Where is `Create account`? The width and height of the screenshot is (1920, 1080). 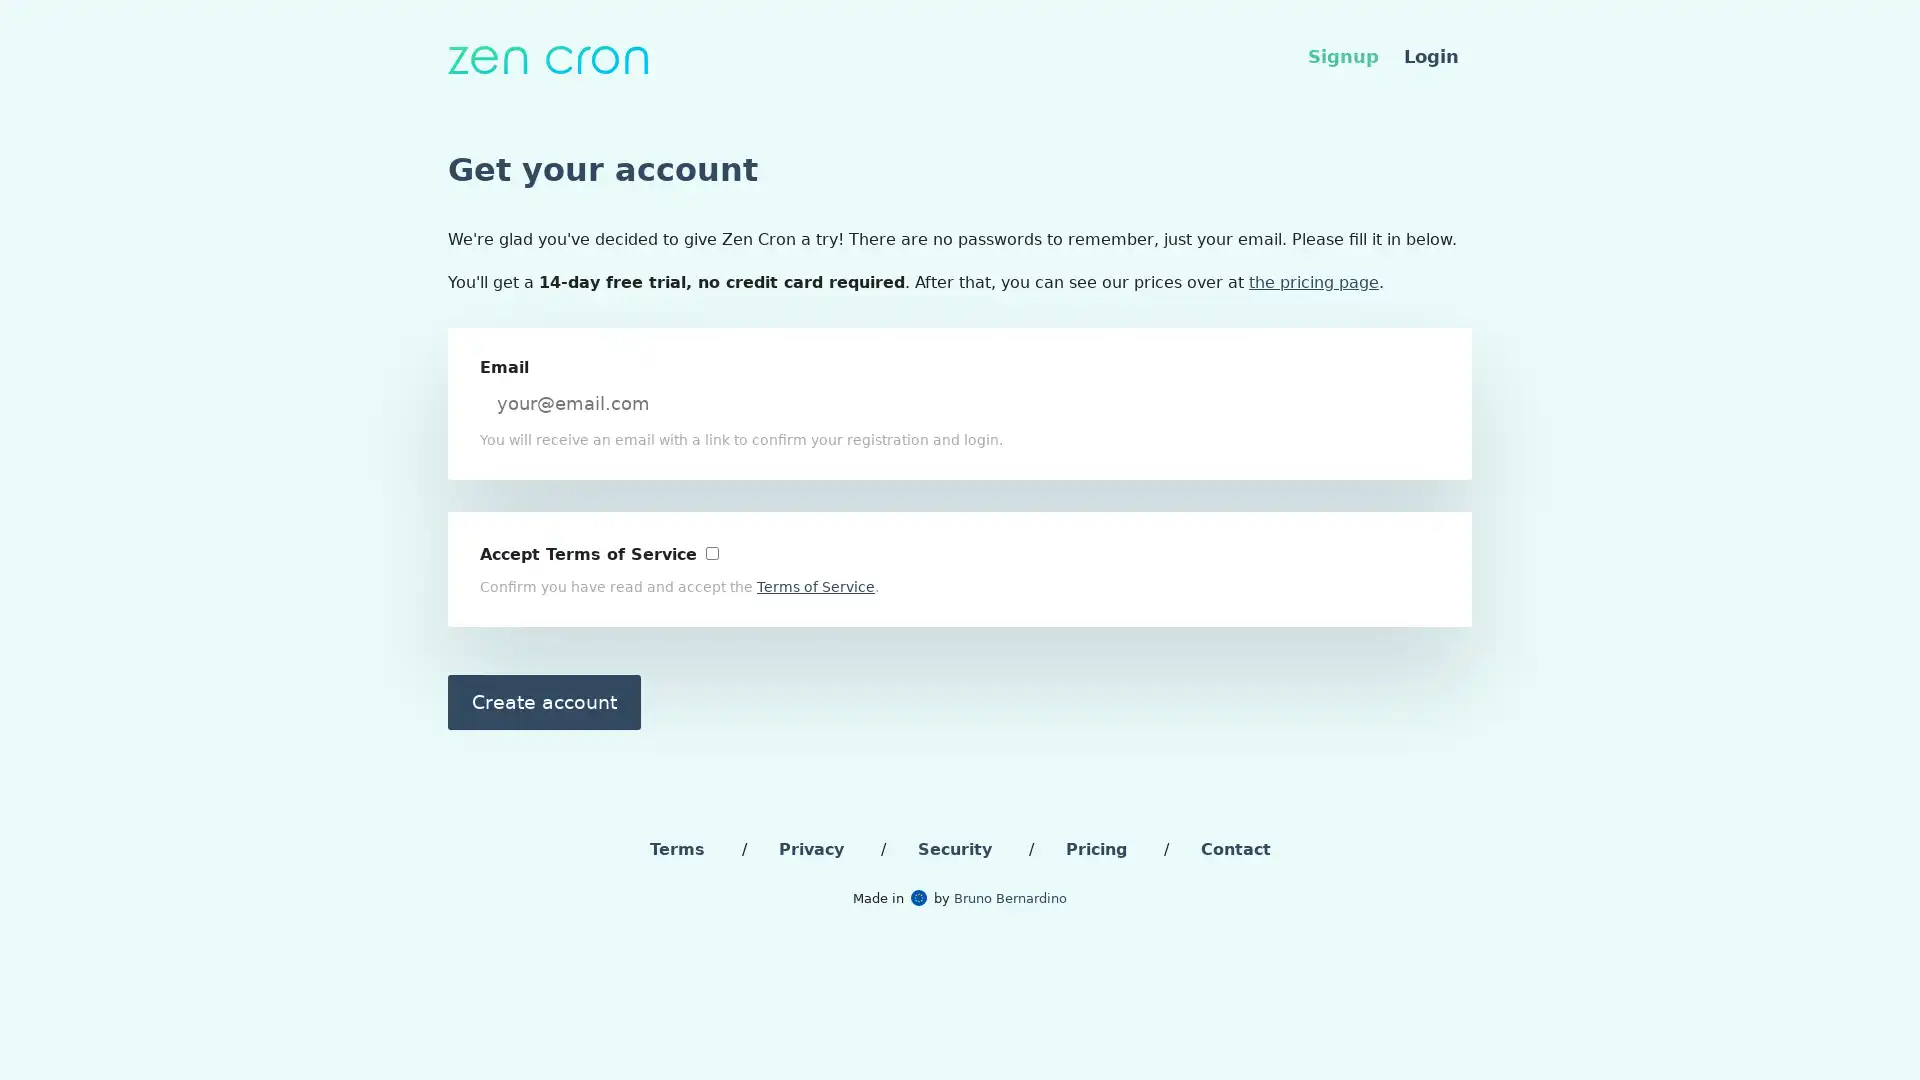 Create account is located at coordinates (544, 700).